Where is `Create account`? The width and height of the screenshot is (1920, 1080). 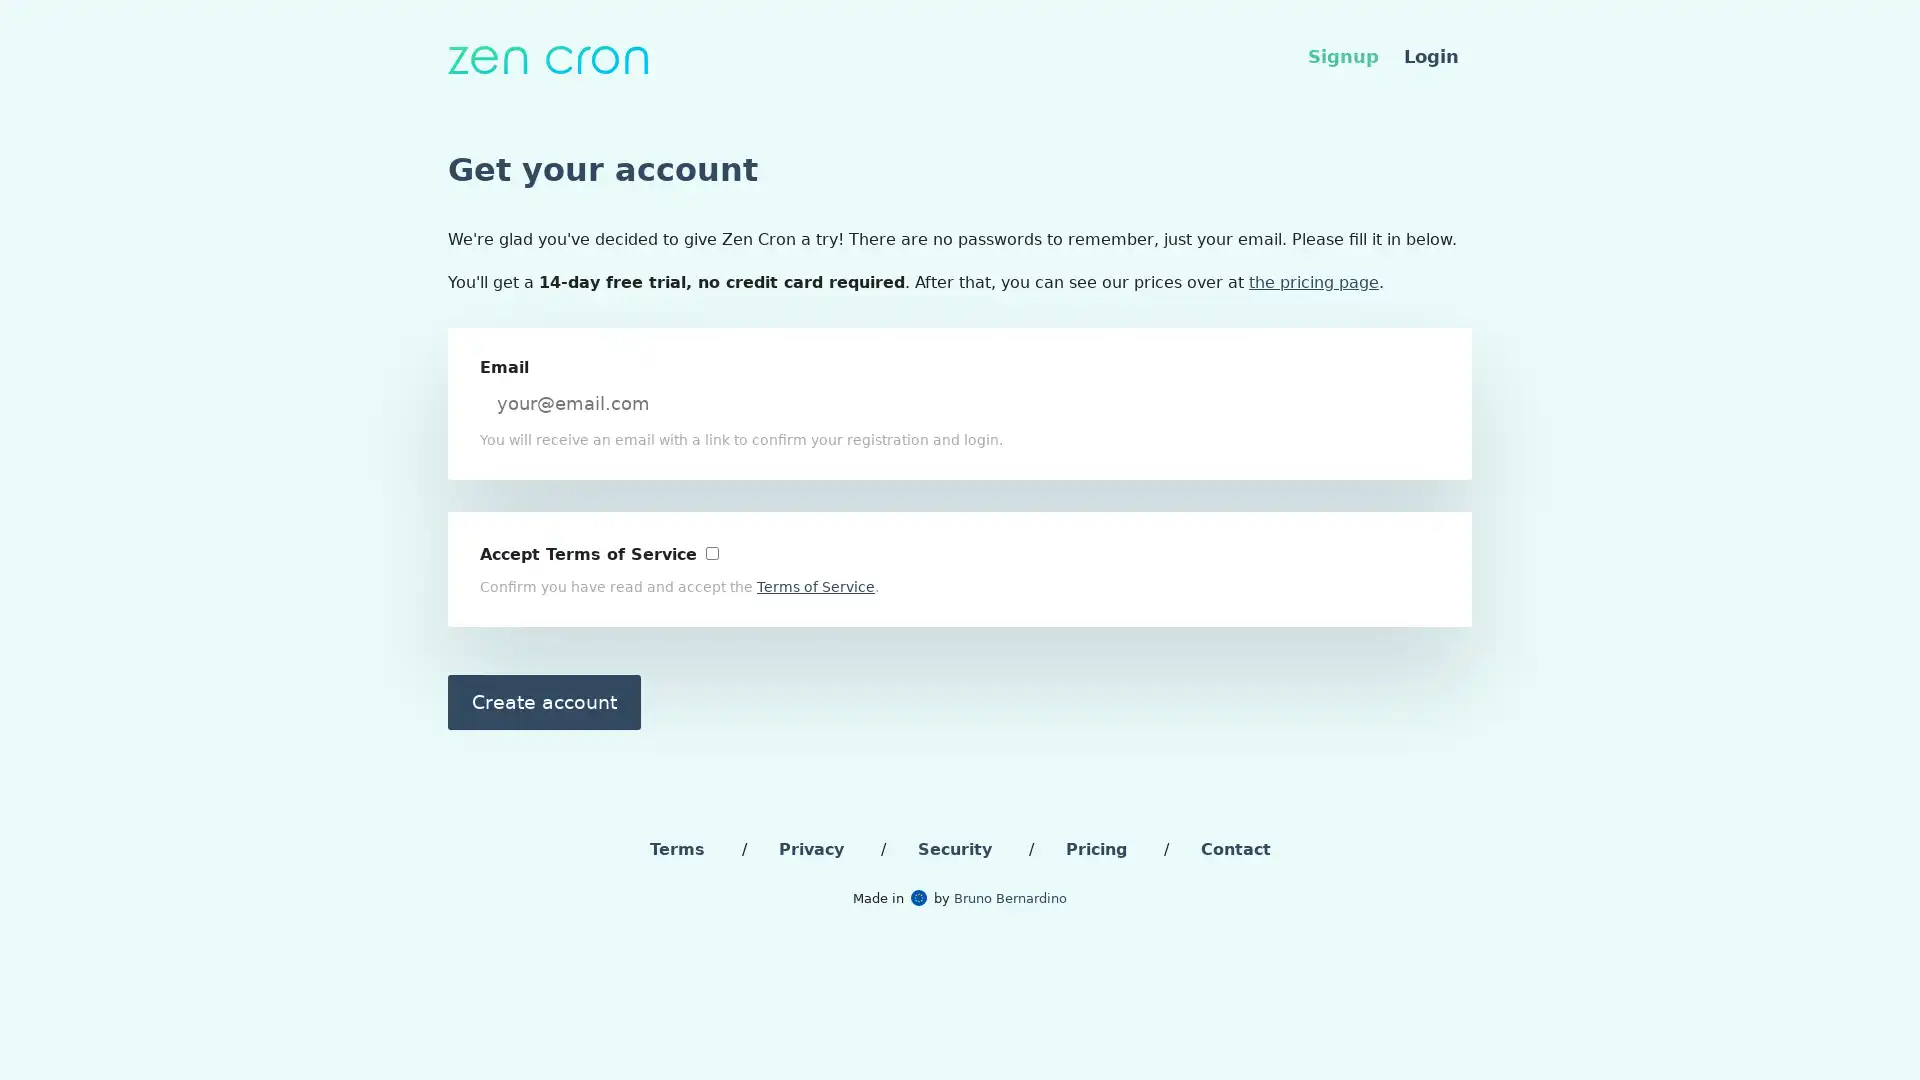 Create account is located at coordinates (544, 700).